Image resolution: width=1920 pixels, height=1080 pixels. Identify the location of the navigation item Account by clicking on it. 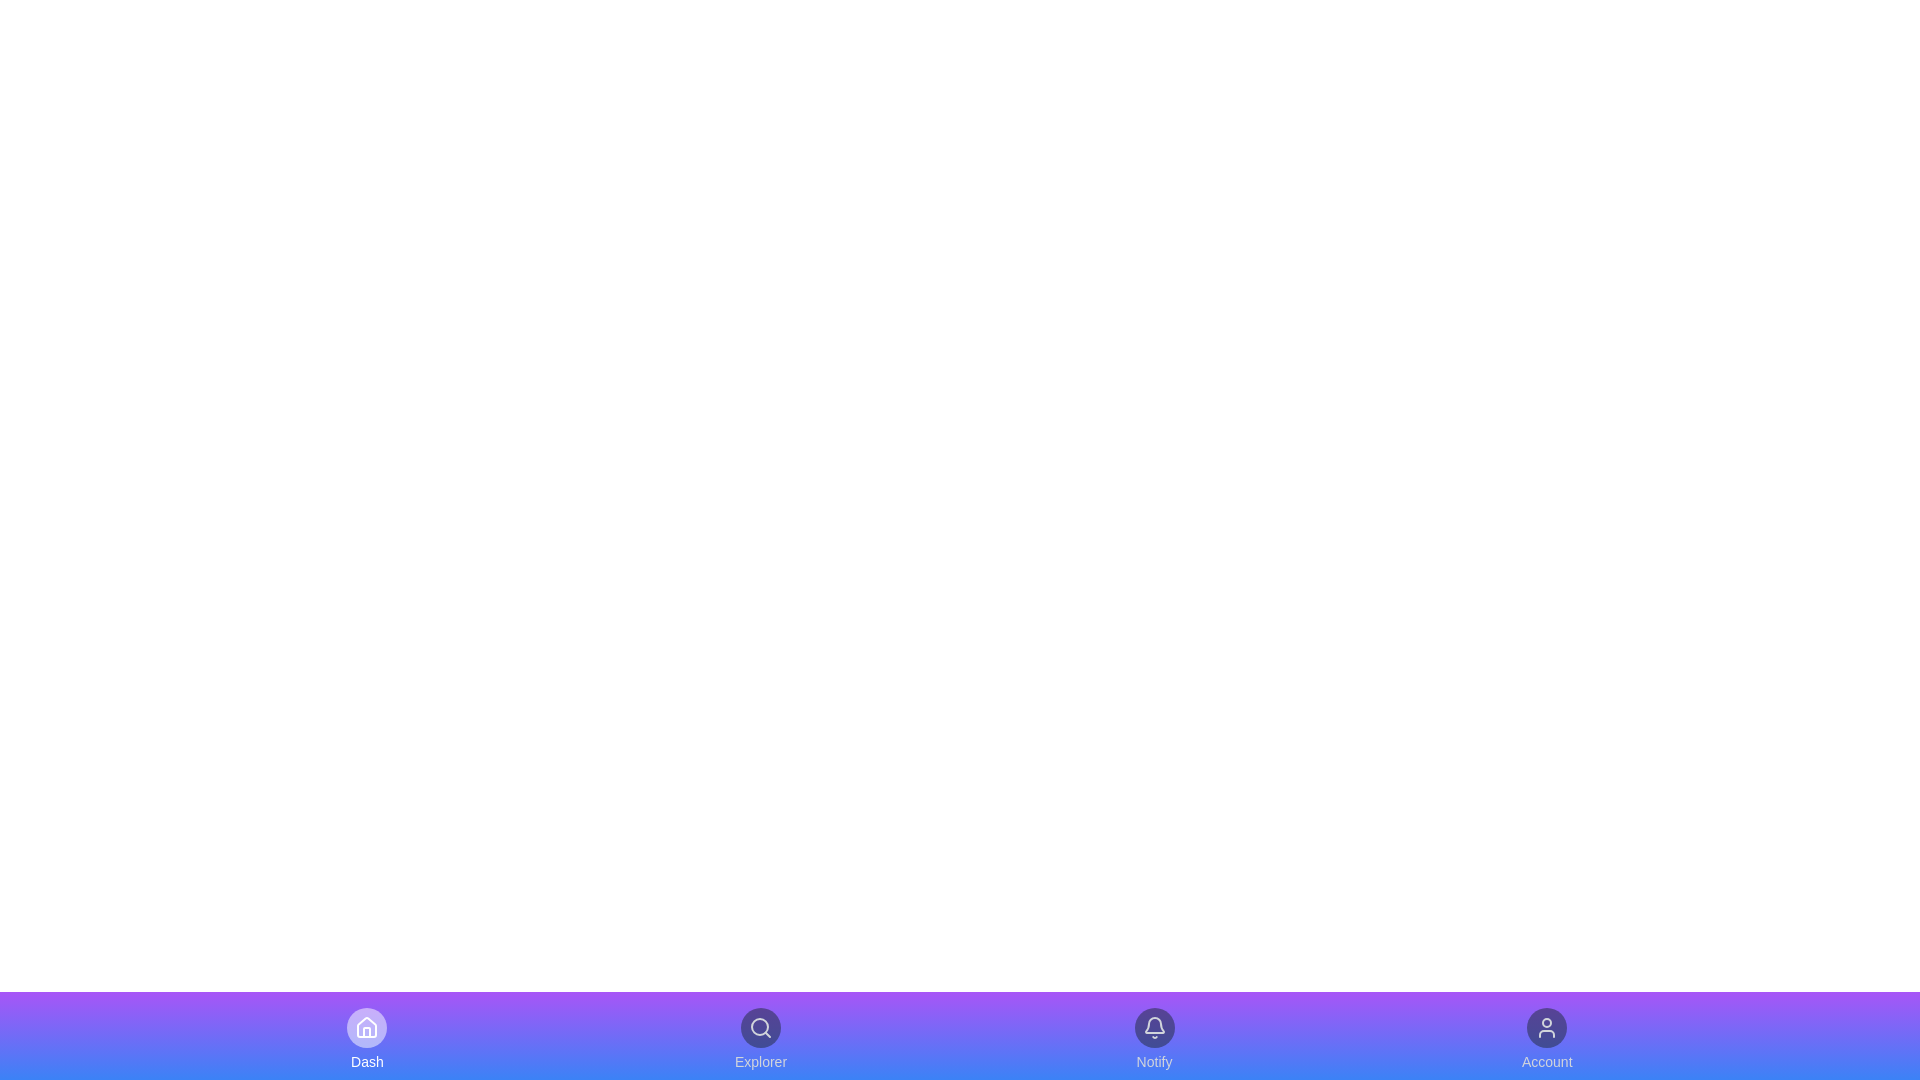
(1546, 1039).